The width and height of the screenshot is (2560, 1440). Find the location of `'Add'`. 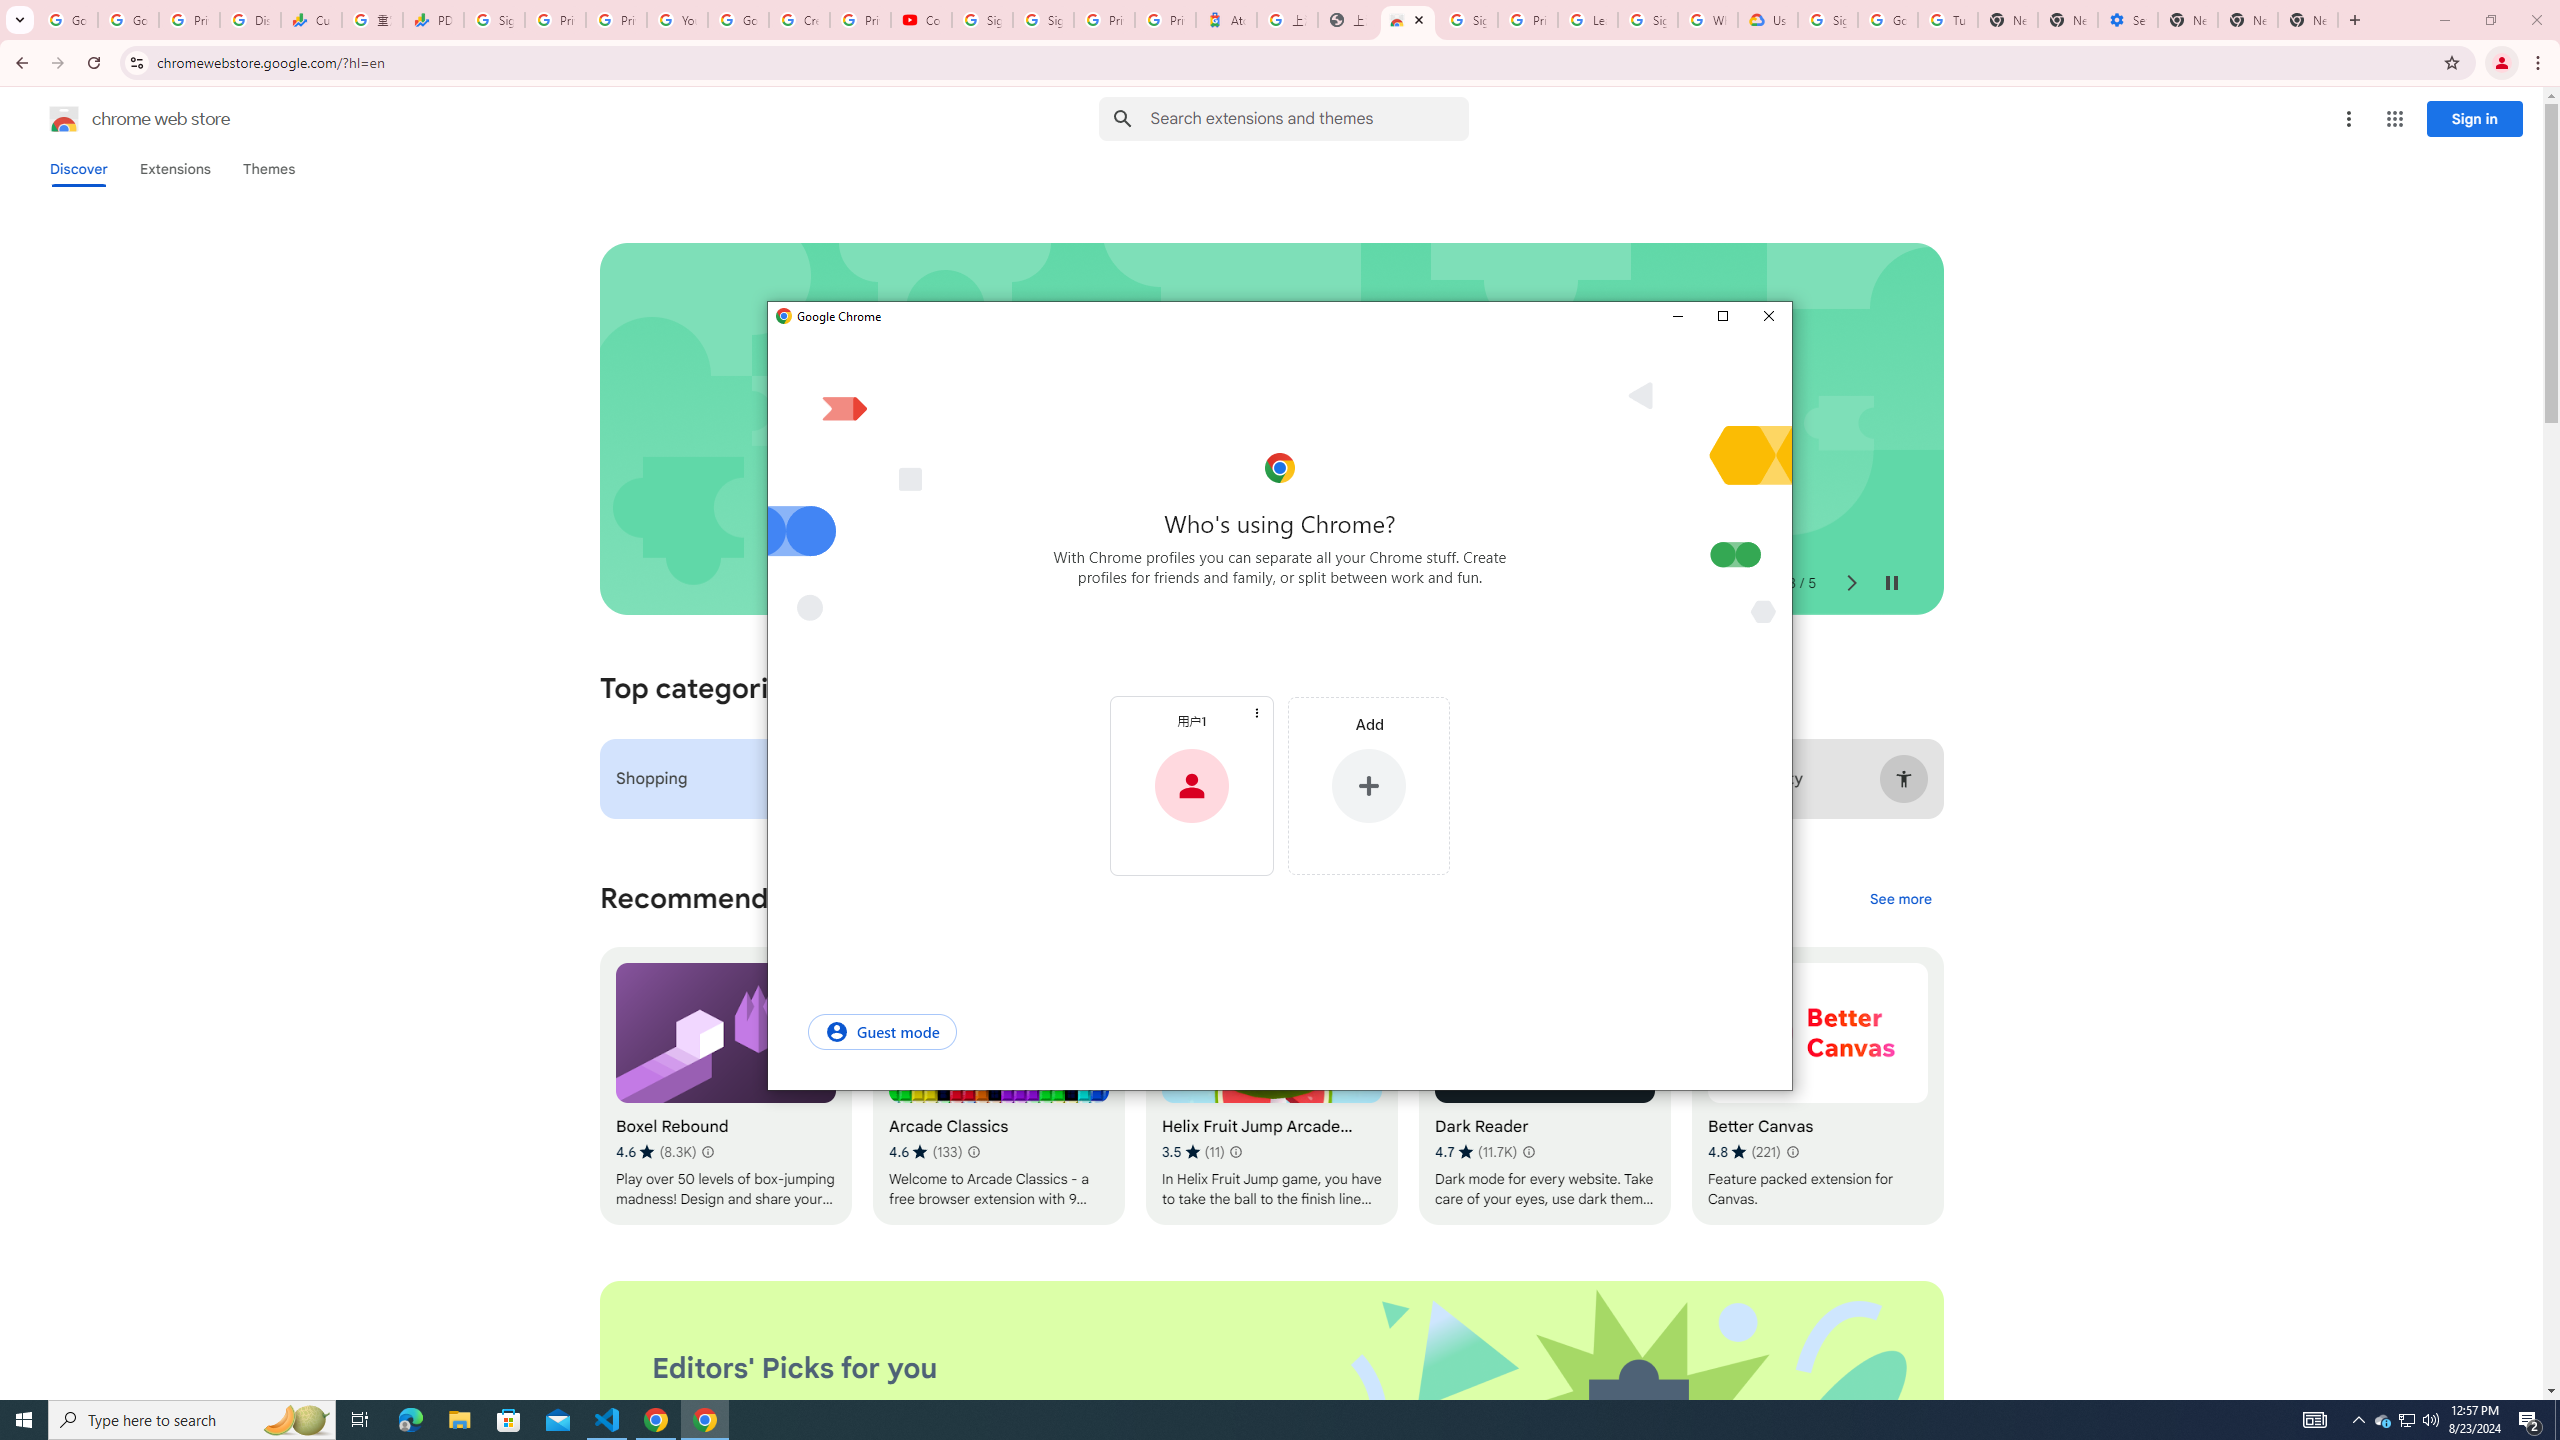

'Add' is located at coordinates (1367, 785).